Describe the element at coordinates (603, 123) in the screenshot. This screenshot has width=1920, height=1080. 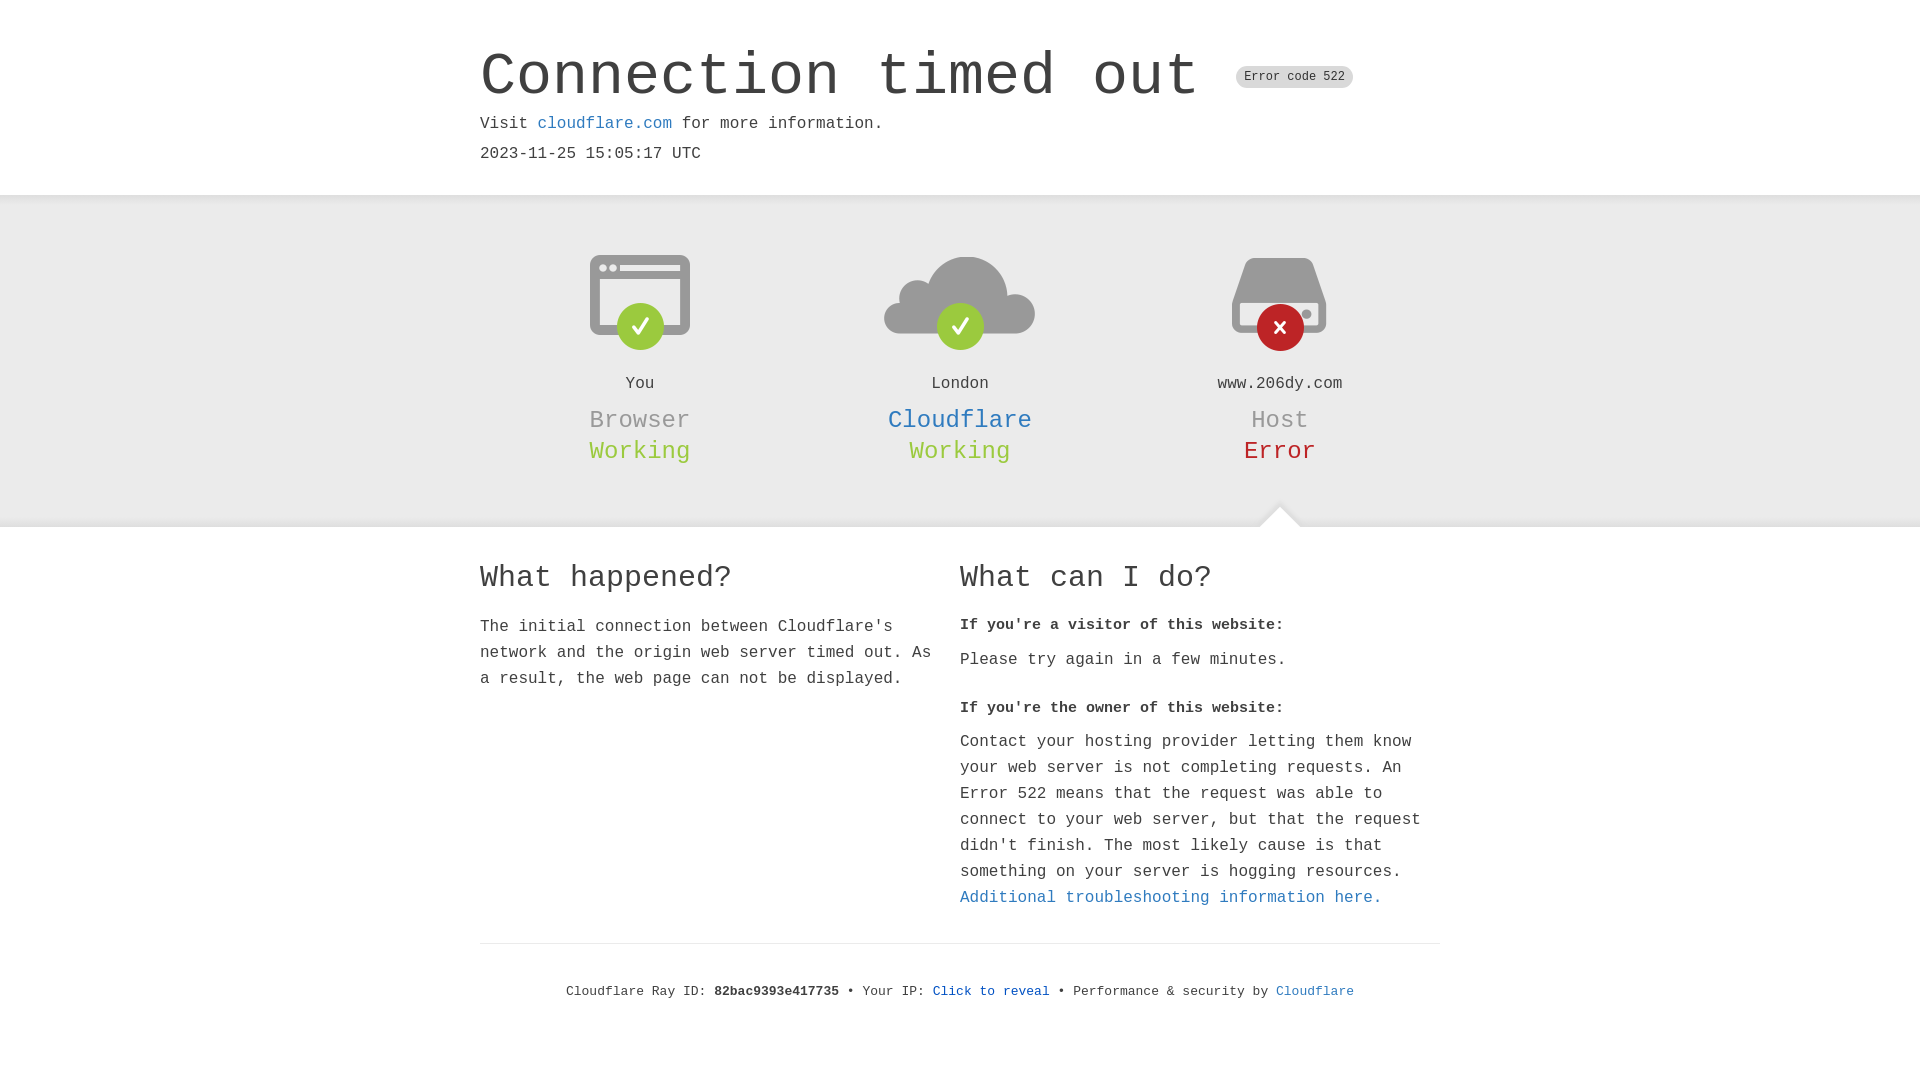
I see `'cloudflare.com'` at that location.